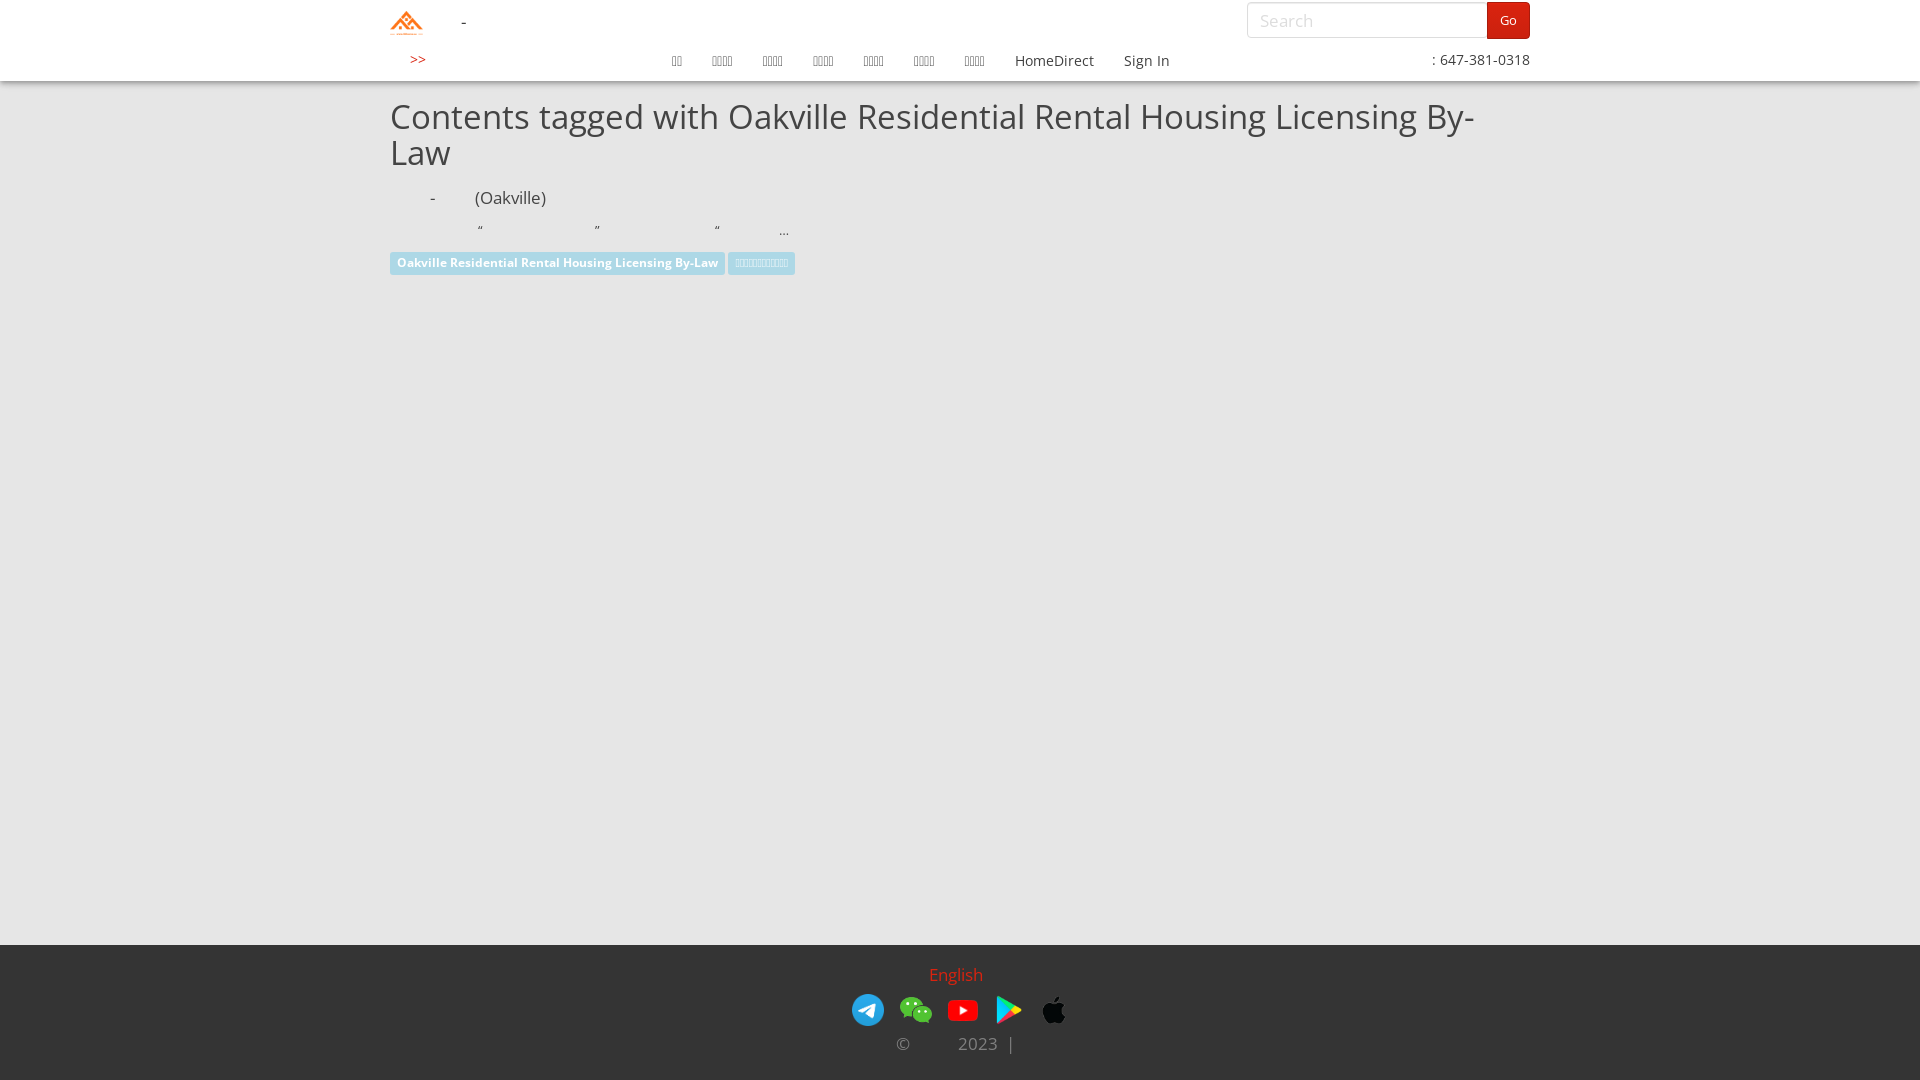 The image size is (1920, 1080). What do you see at coordinates (1053, 60) in the screenshot?
I see `'HomeDirect'` at bounding box center [1053, 60].